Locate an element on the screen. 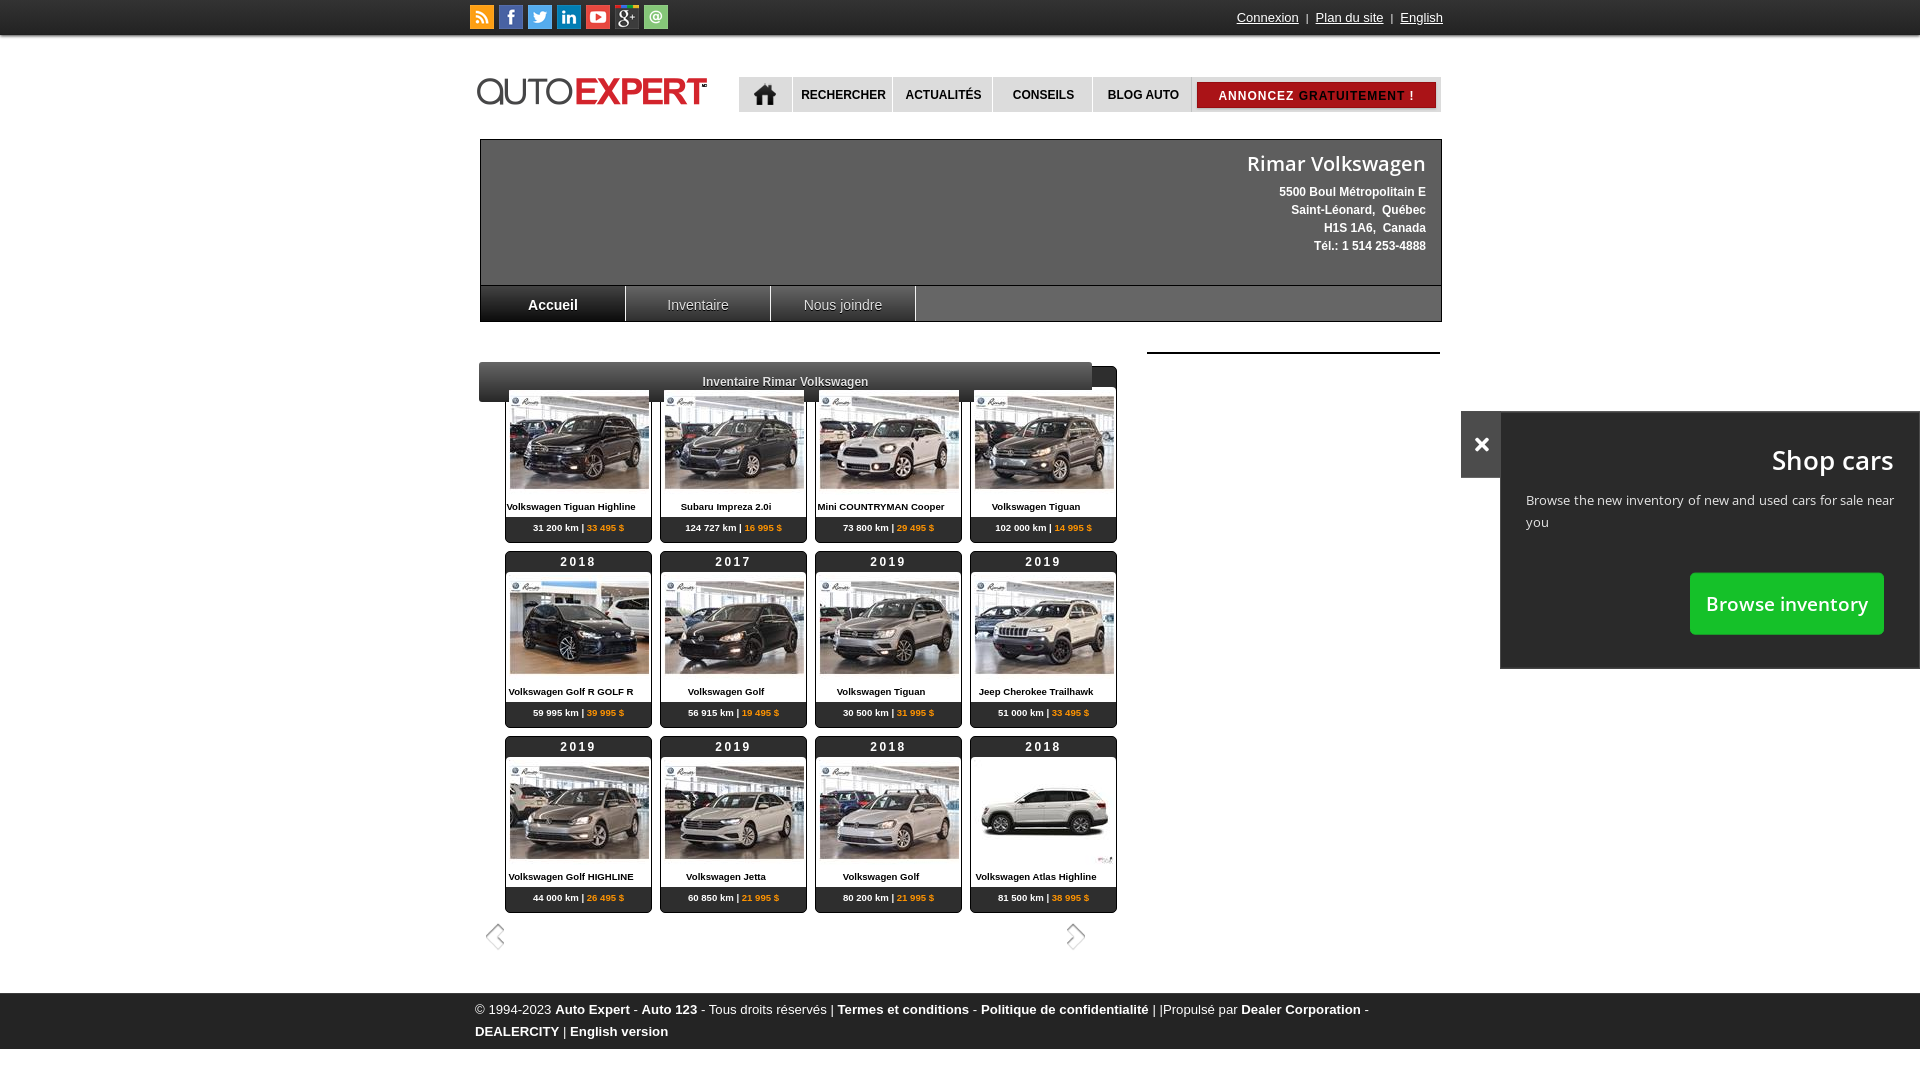  'BLOG AUTO' is located at coordinates (1090, 94).